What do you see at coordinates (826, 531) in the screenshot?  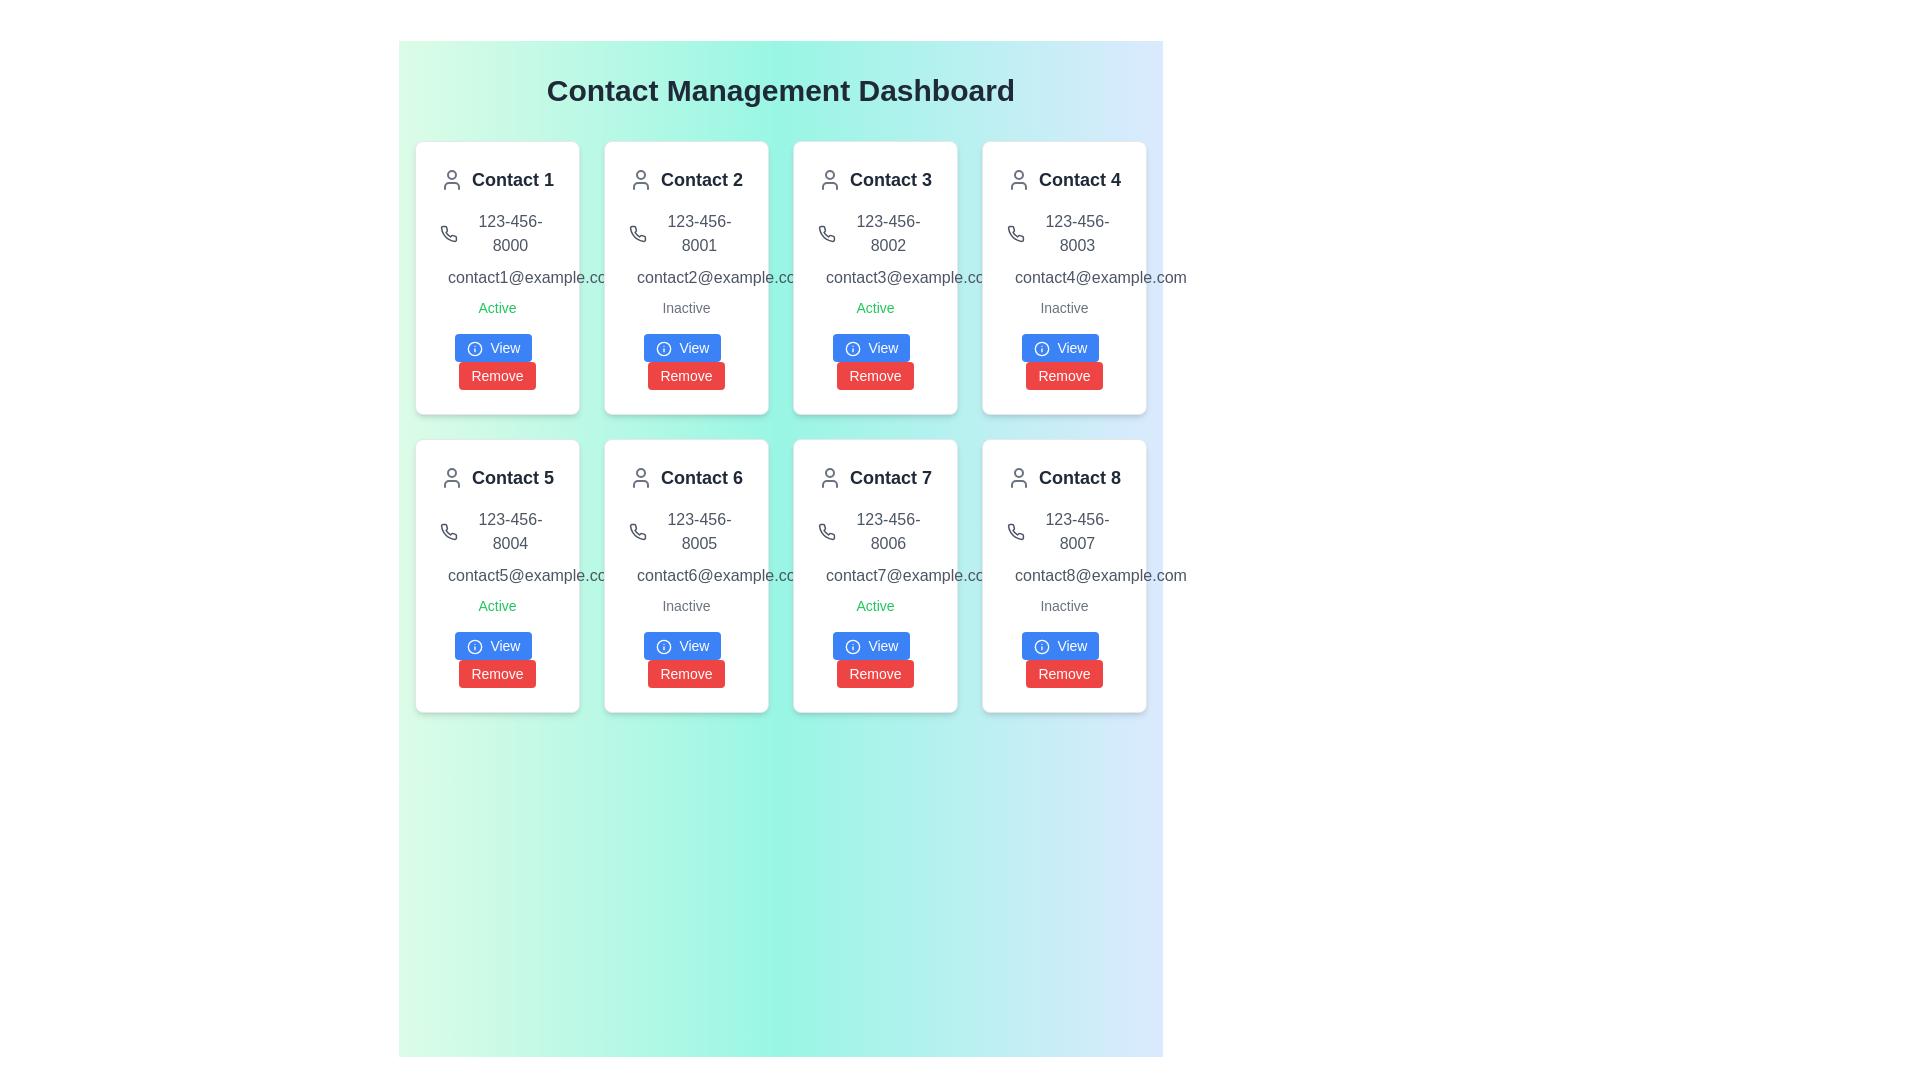 I see `the phone number icon associated with 'Contact 7', which is located to the left of the phone number text '123-456-8006'` at bounding box center [826, 531].